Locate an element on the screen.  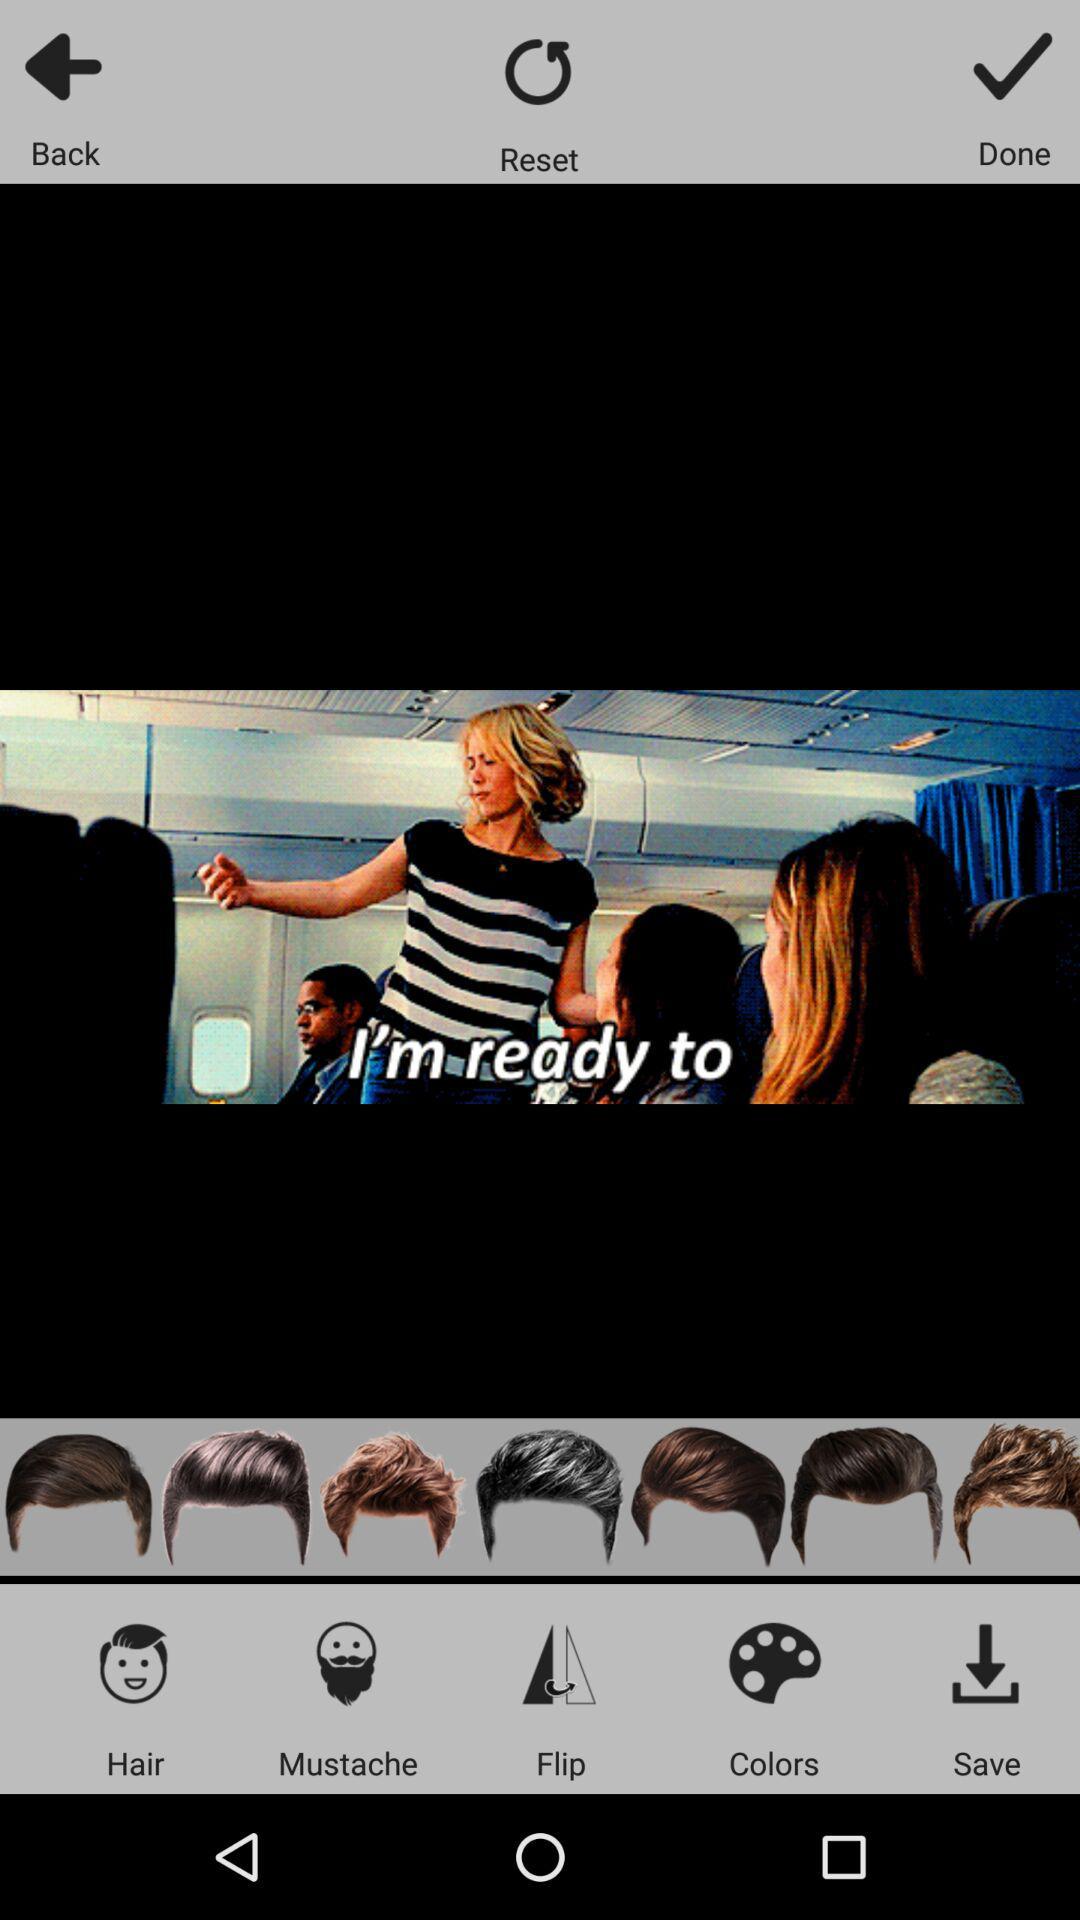
hairstyle is located at coordinates (551, 1497).